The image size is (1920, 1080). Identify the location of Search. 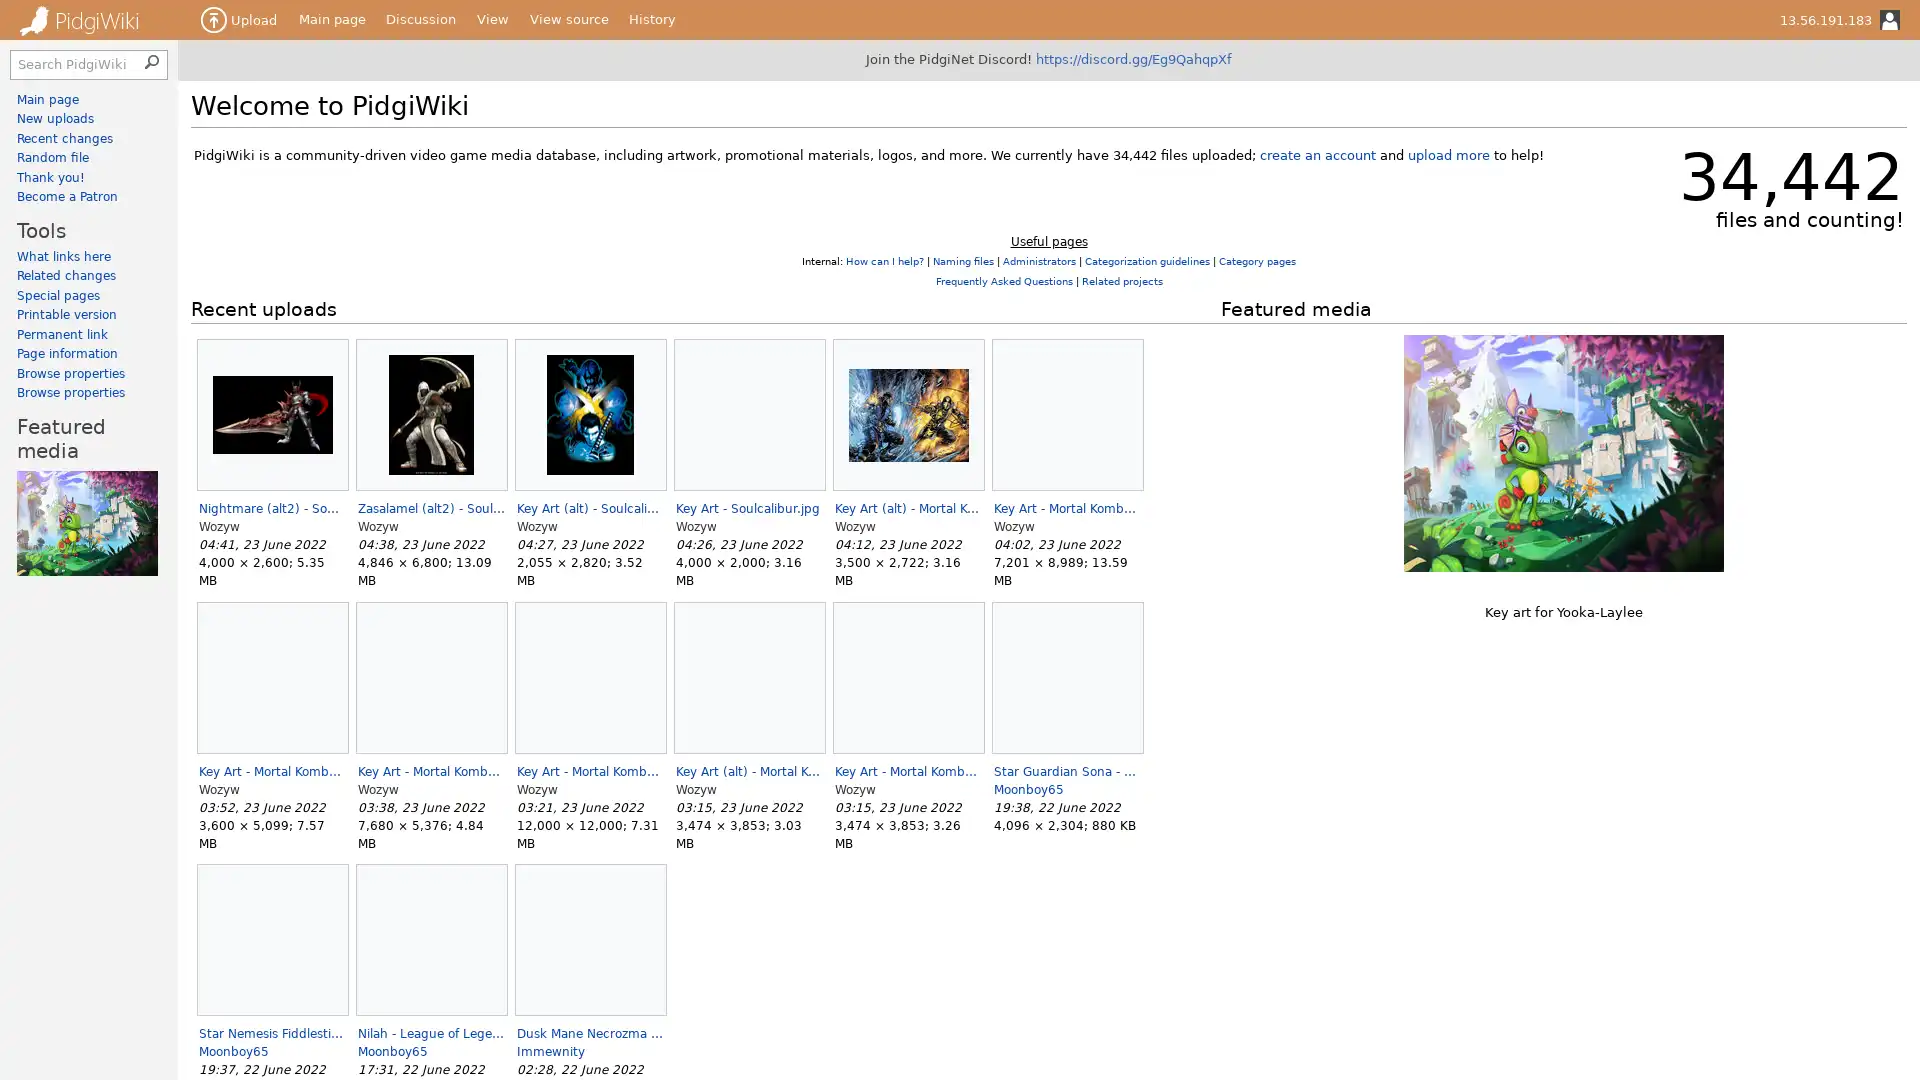
(153, 59).